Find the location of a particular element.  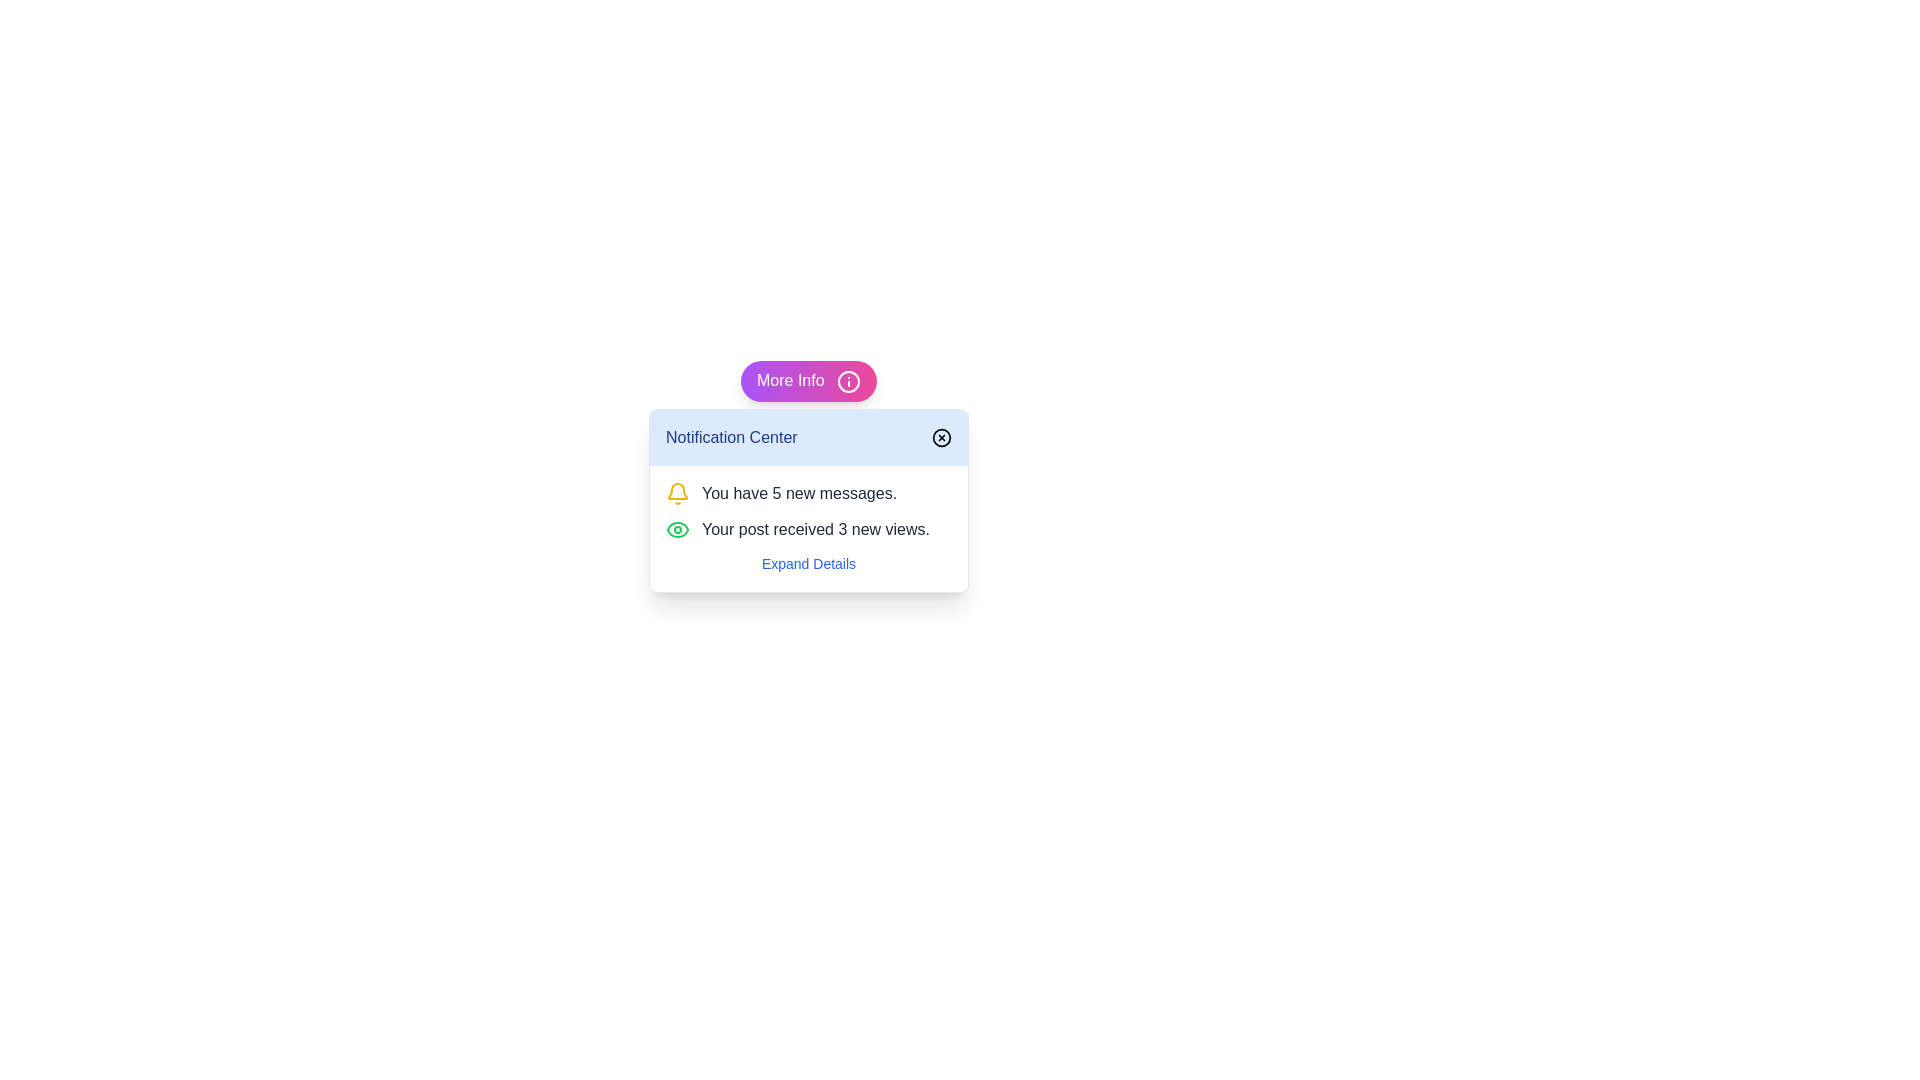

the Vector graphic icon that serves as a visual indicator for notifications, located in the top section of the notification pop-up interface, above the text title 'Notification Center' is located at coordinates (677, 491).